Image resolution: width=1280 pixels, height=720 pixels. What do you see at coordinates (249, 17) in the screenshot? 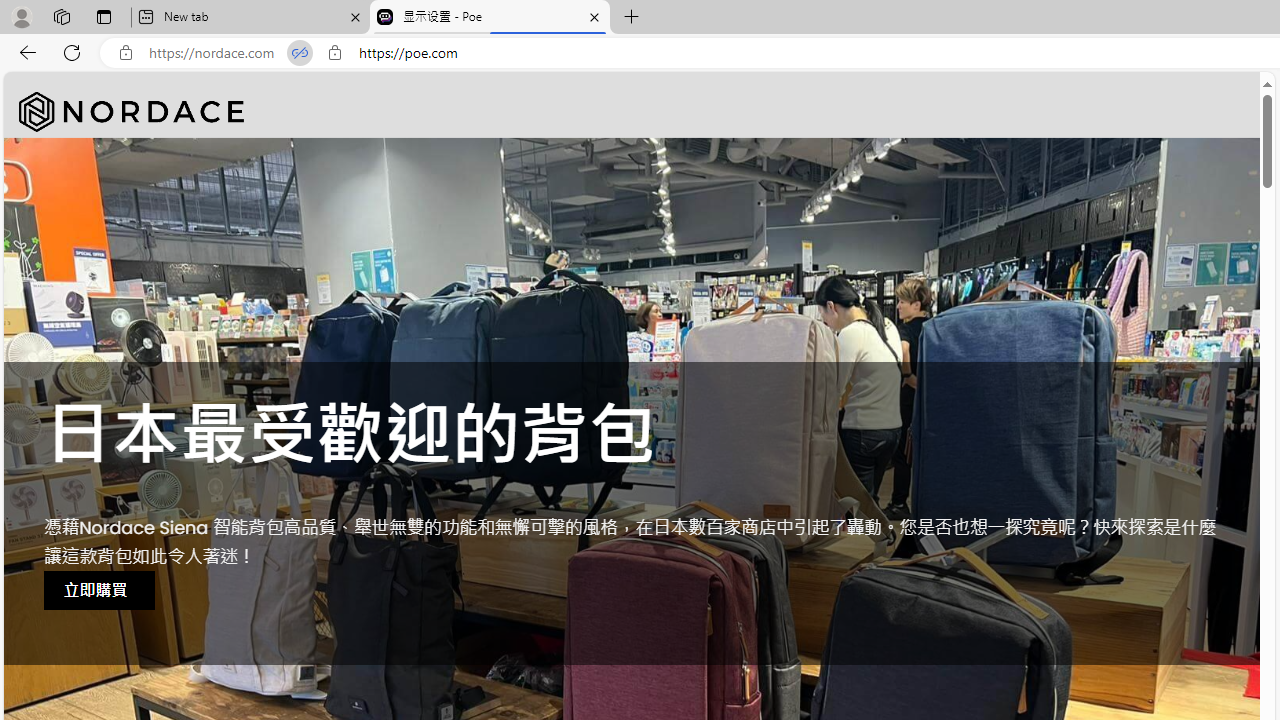
I see `'New tab'` at bounding box center [249, 17].